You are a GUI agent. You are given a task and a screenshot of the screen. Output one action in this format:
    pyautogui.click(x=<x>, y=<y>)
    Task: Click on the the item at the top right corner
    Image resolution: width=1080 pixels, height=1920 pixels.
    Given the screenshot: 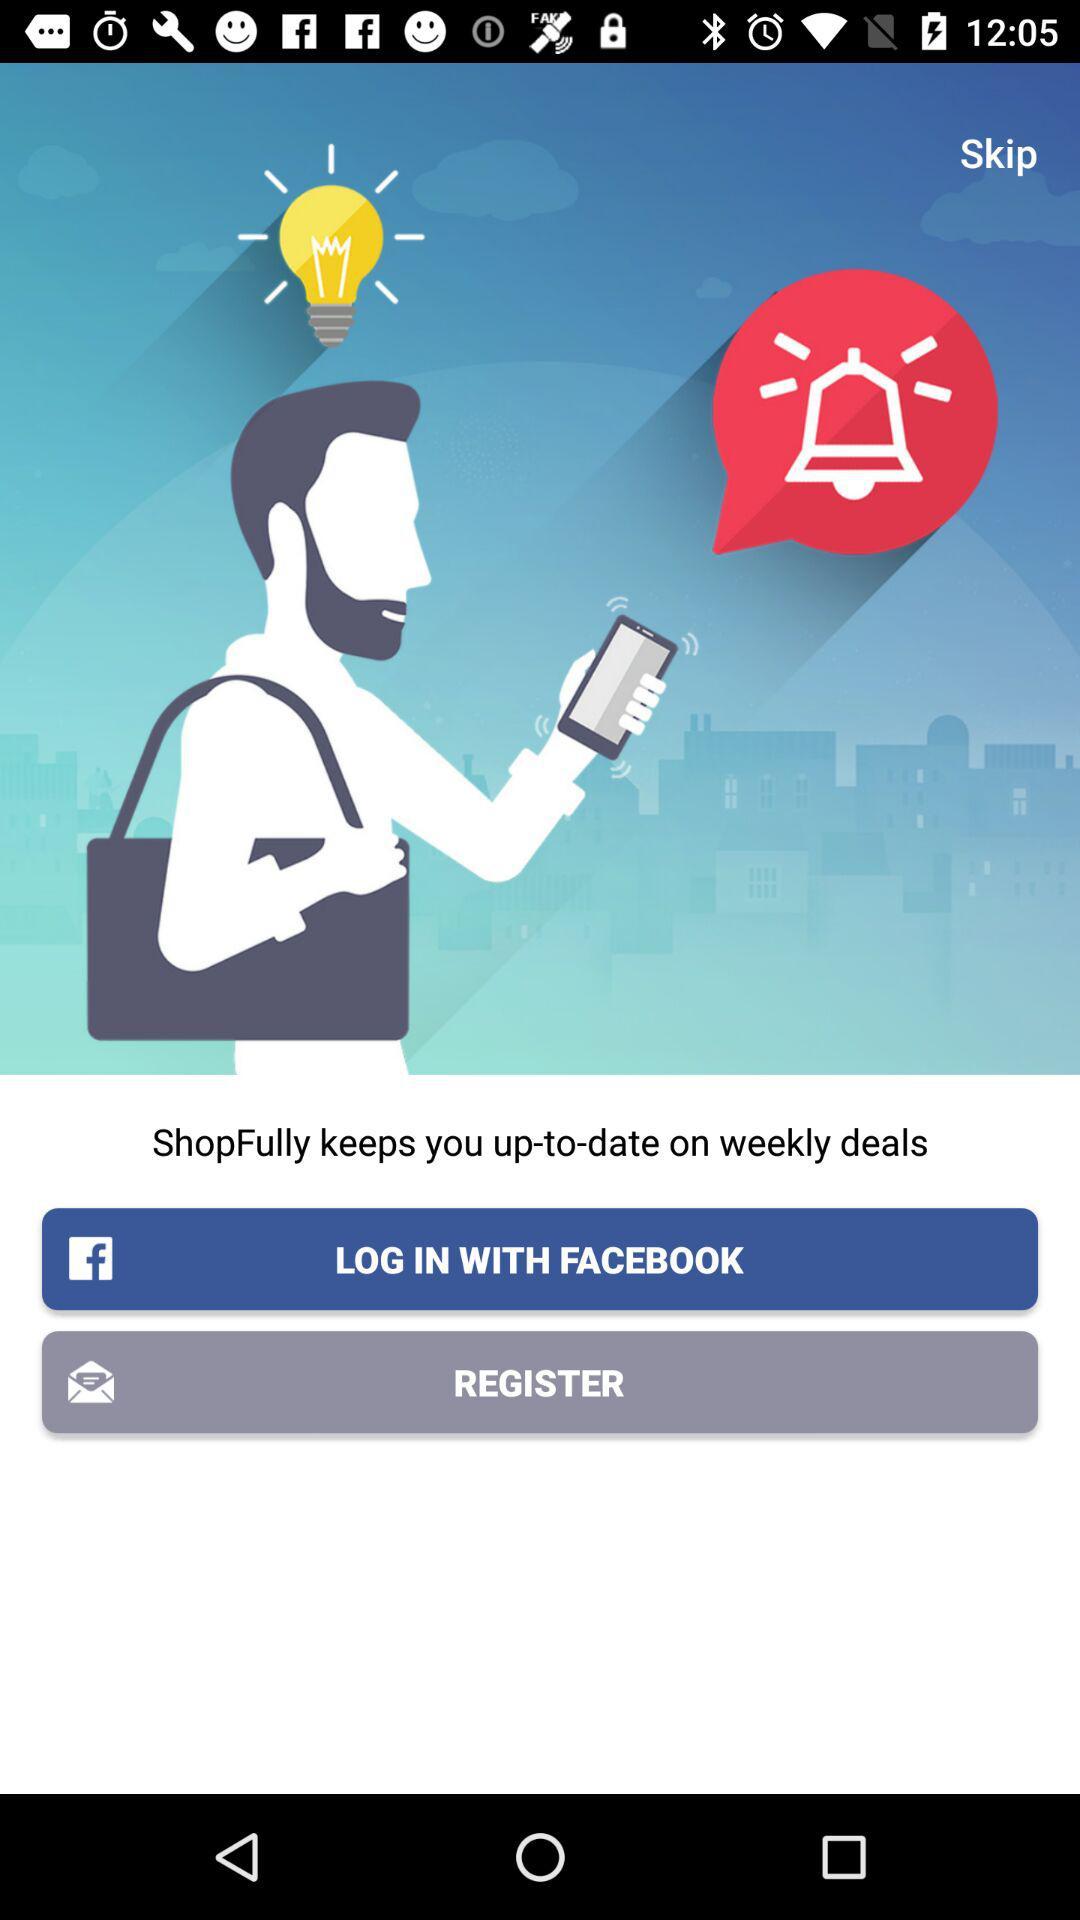 What is the action you would take?
    pyautogui.click(x=999, y=151)
    